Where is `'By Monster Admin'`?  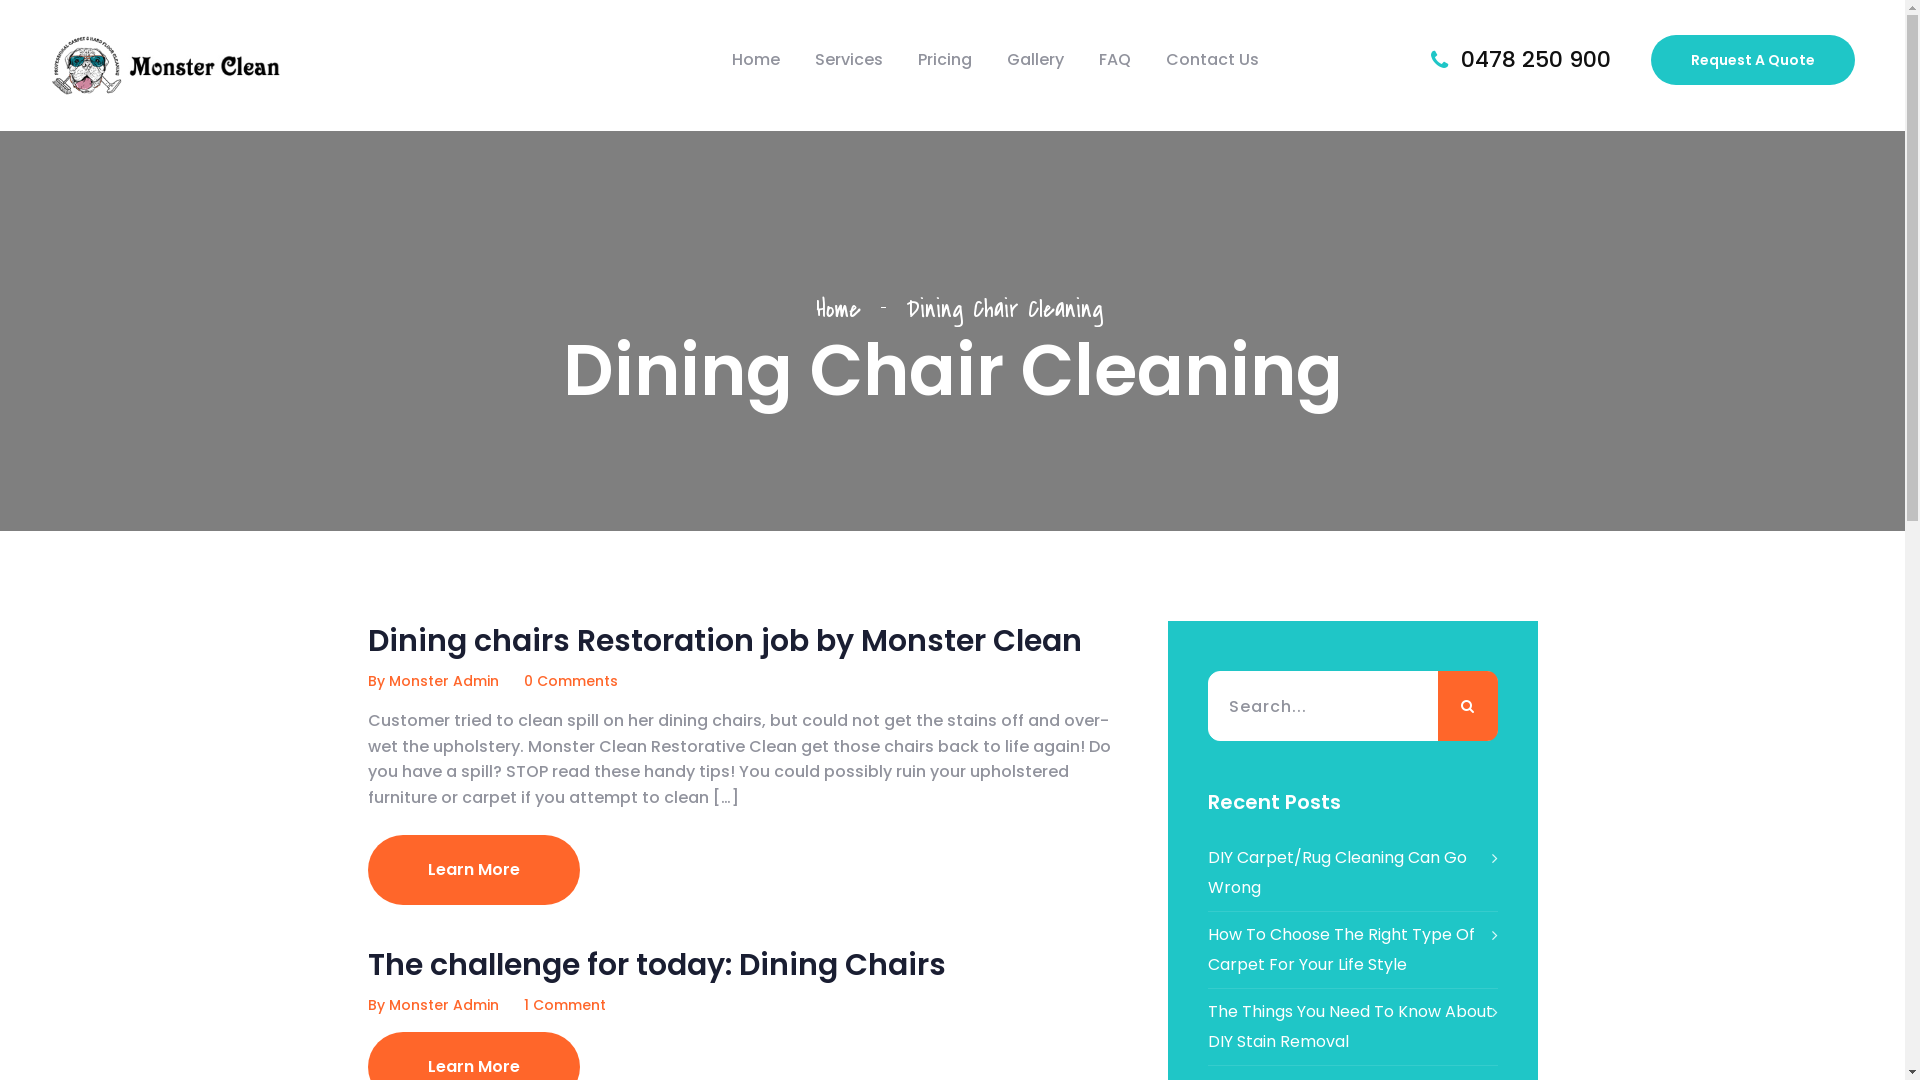
'By Monster Admin' is located at coordinates (432, 680).